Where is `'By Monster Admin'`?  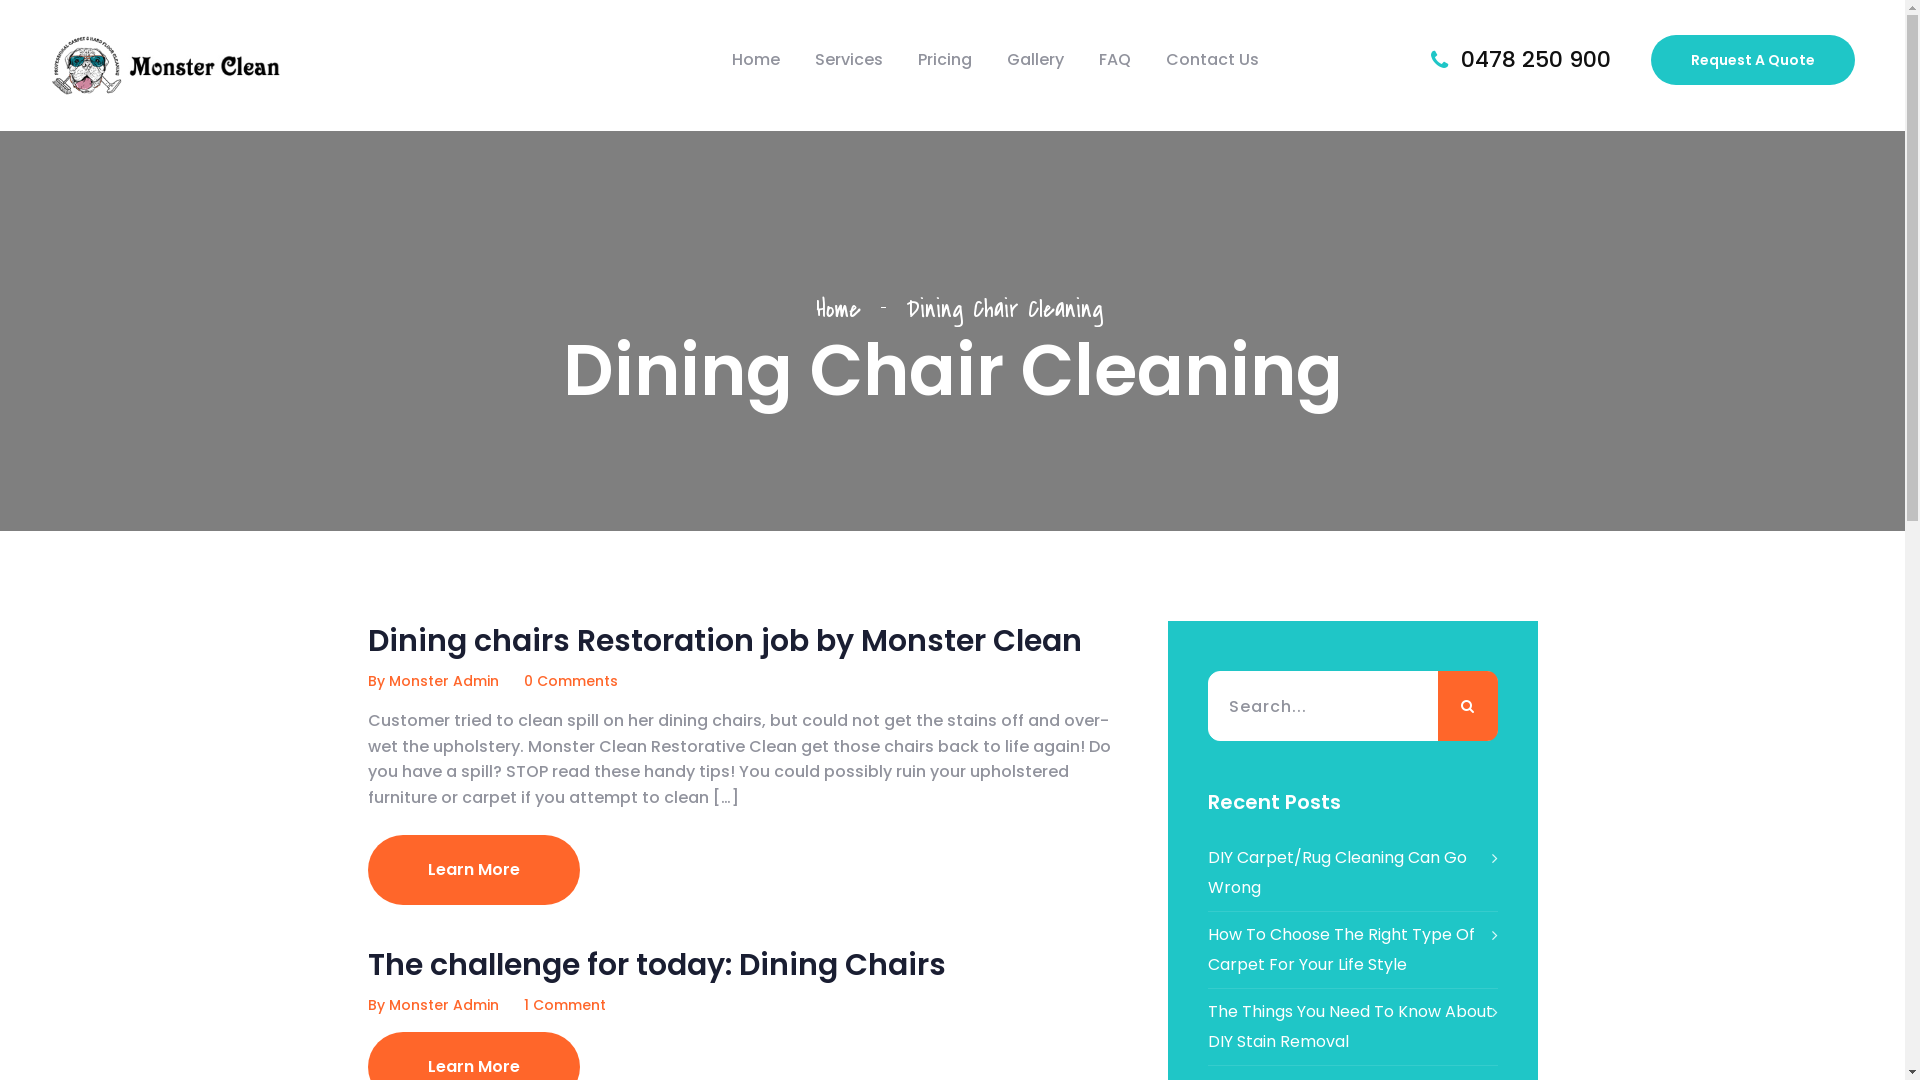
'By Monster Admin' is located at coordinates (432, 680).